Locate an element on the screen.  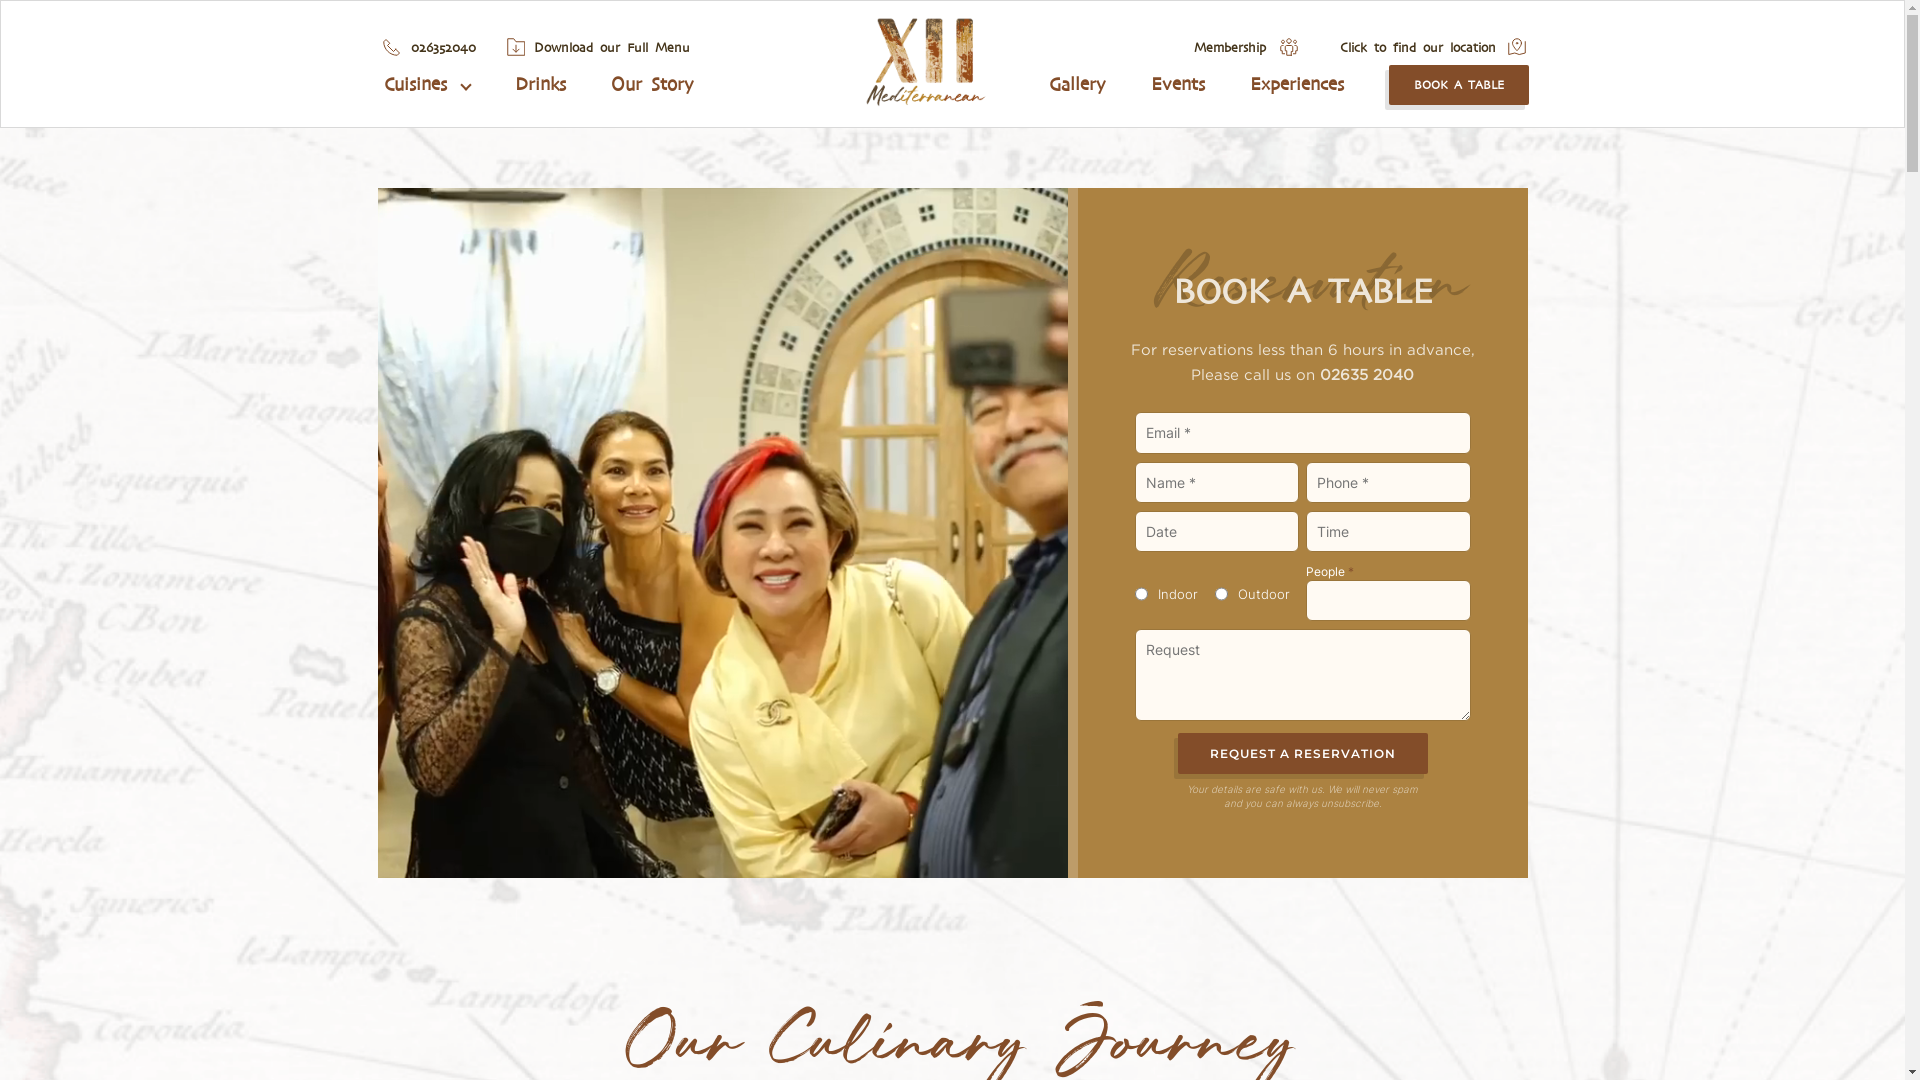
'Gallery' is located at coordinates (1076, 83).